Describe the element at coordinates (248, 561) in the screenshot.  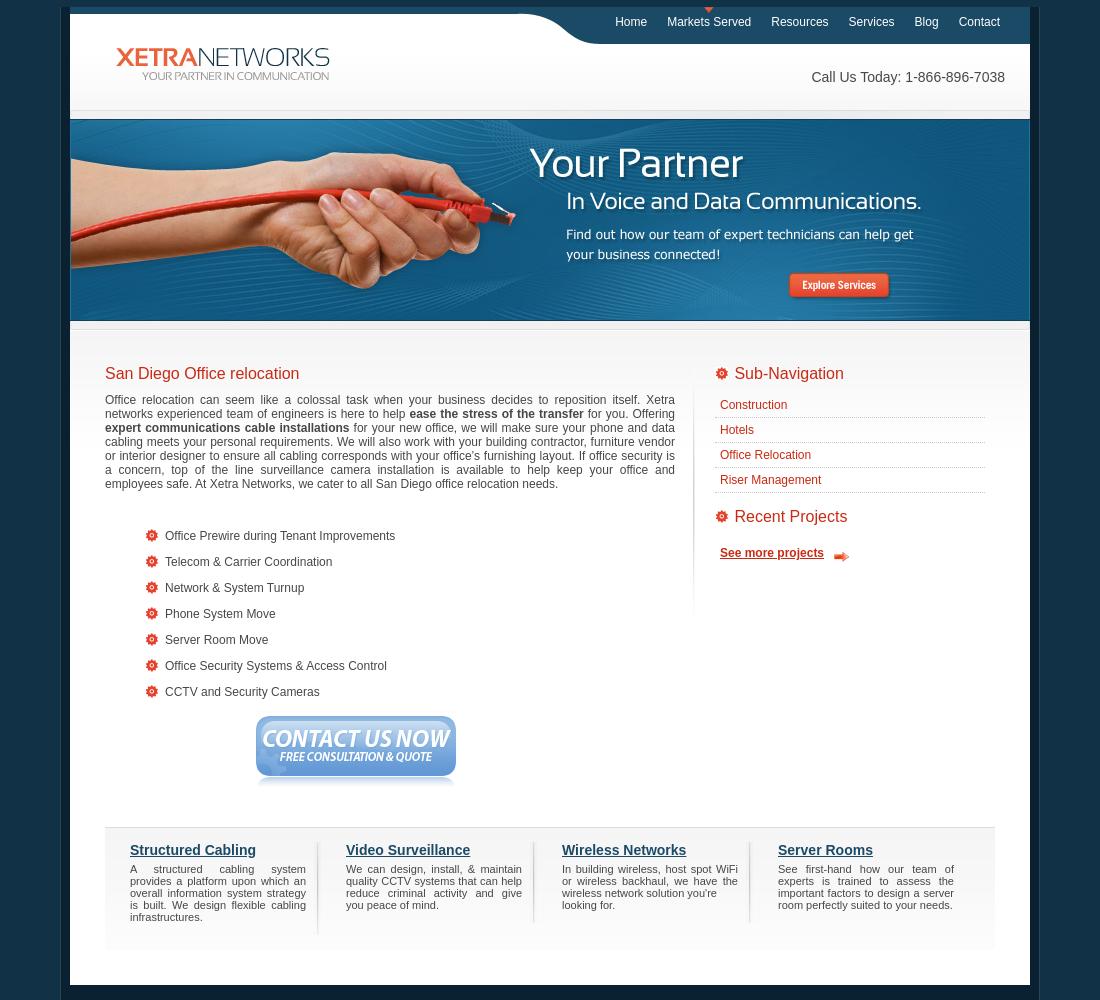
I see `'Telecom & Carrier Coordination'` at that location.